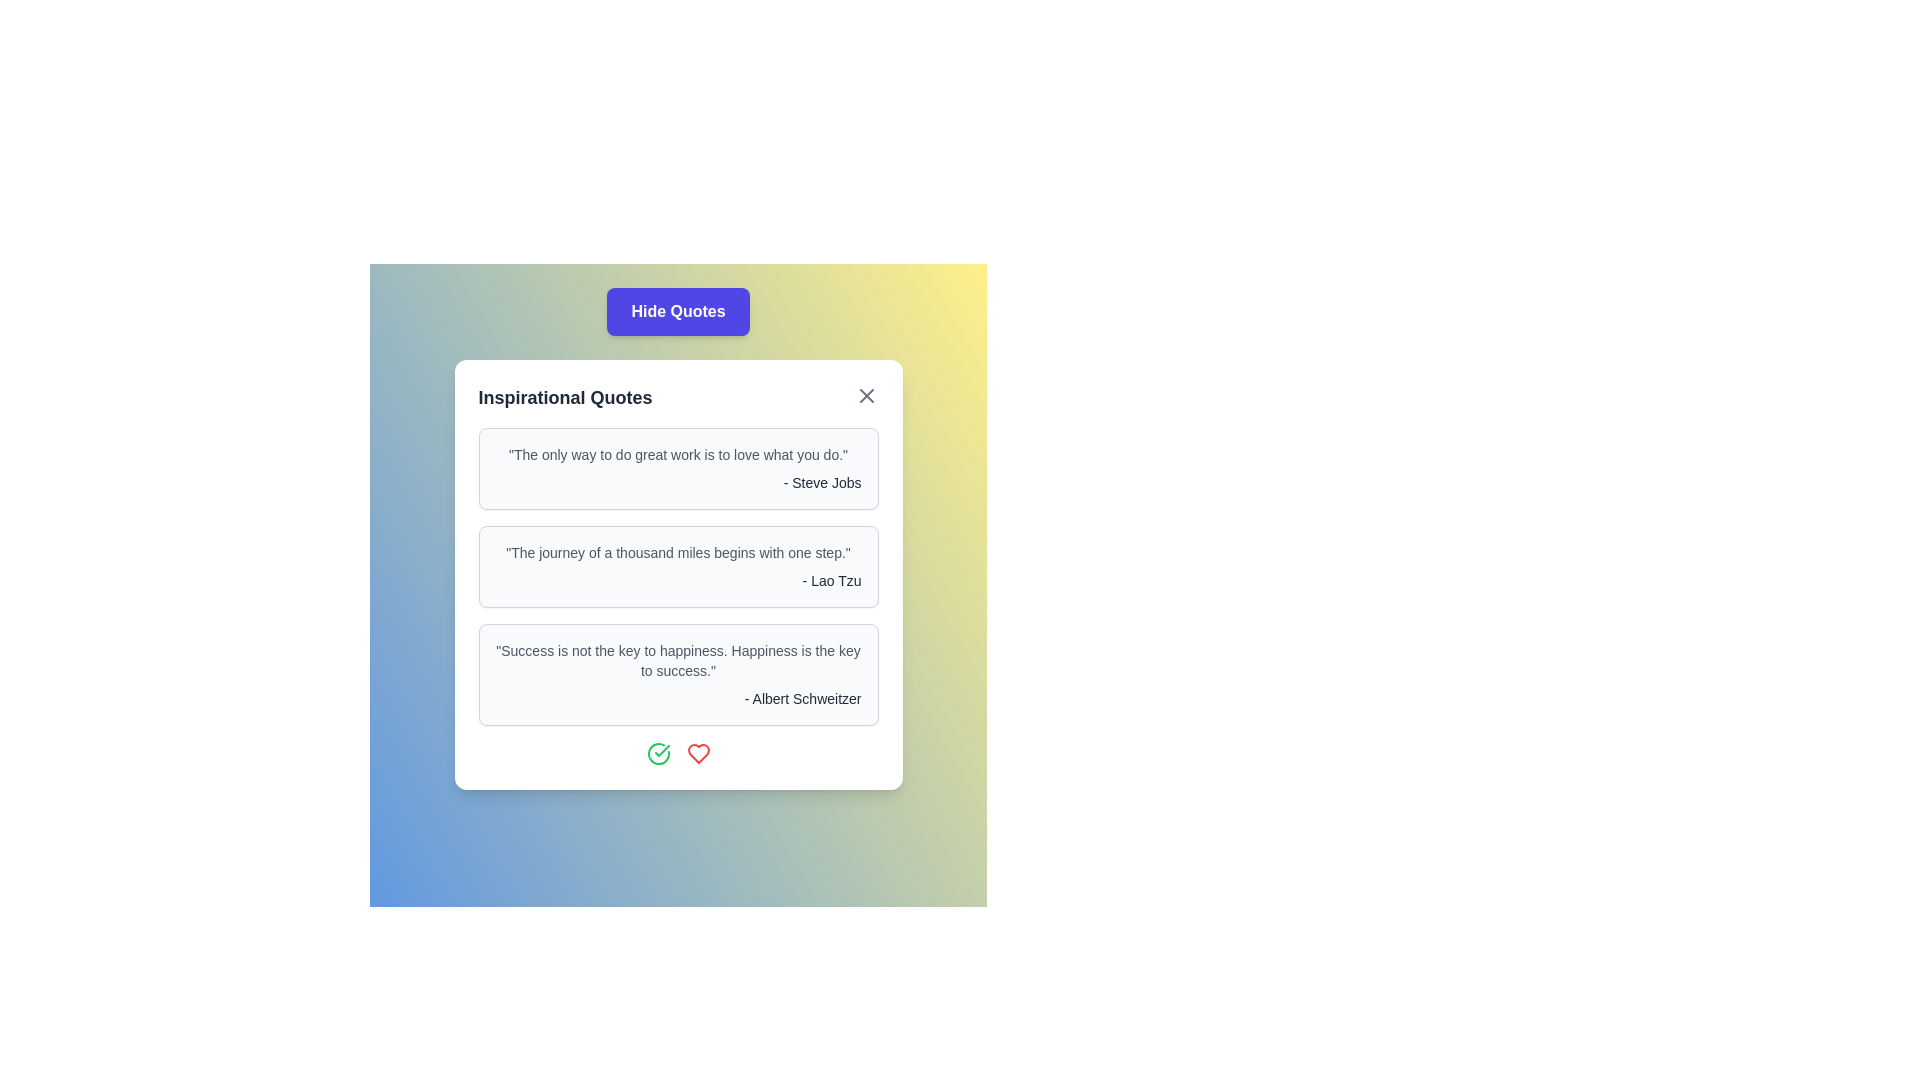 This screenshot has height=1080, width=1920. Describe the element at coordinates (678, 574) in the screenshot. I see `the middle quote card displaying an inspirational quote and author's name in the modal dialog titled 'Inspirational Quotes'` at that location.